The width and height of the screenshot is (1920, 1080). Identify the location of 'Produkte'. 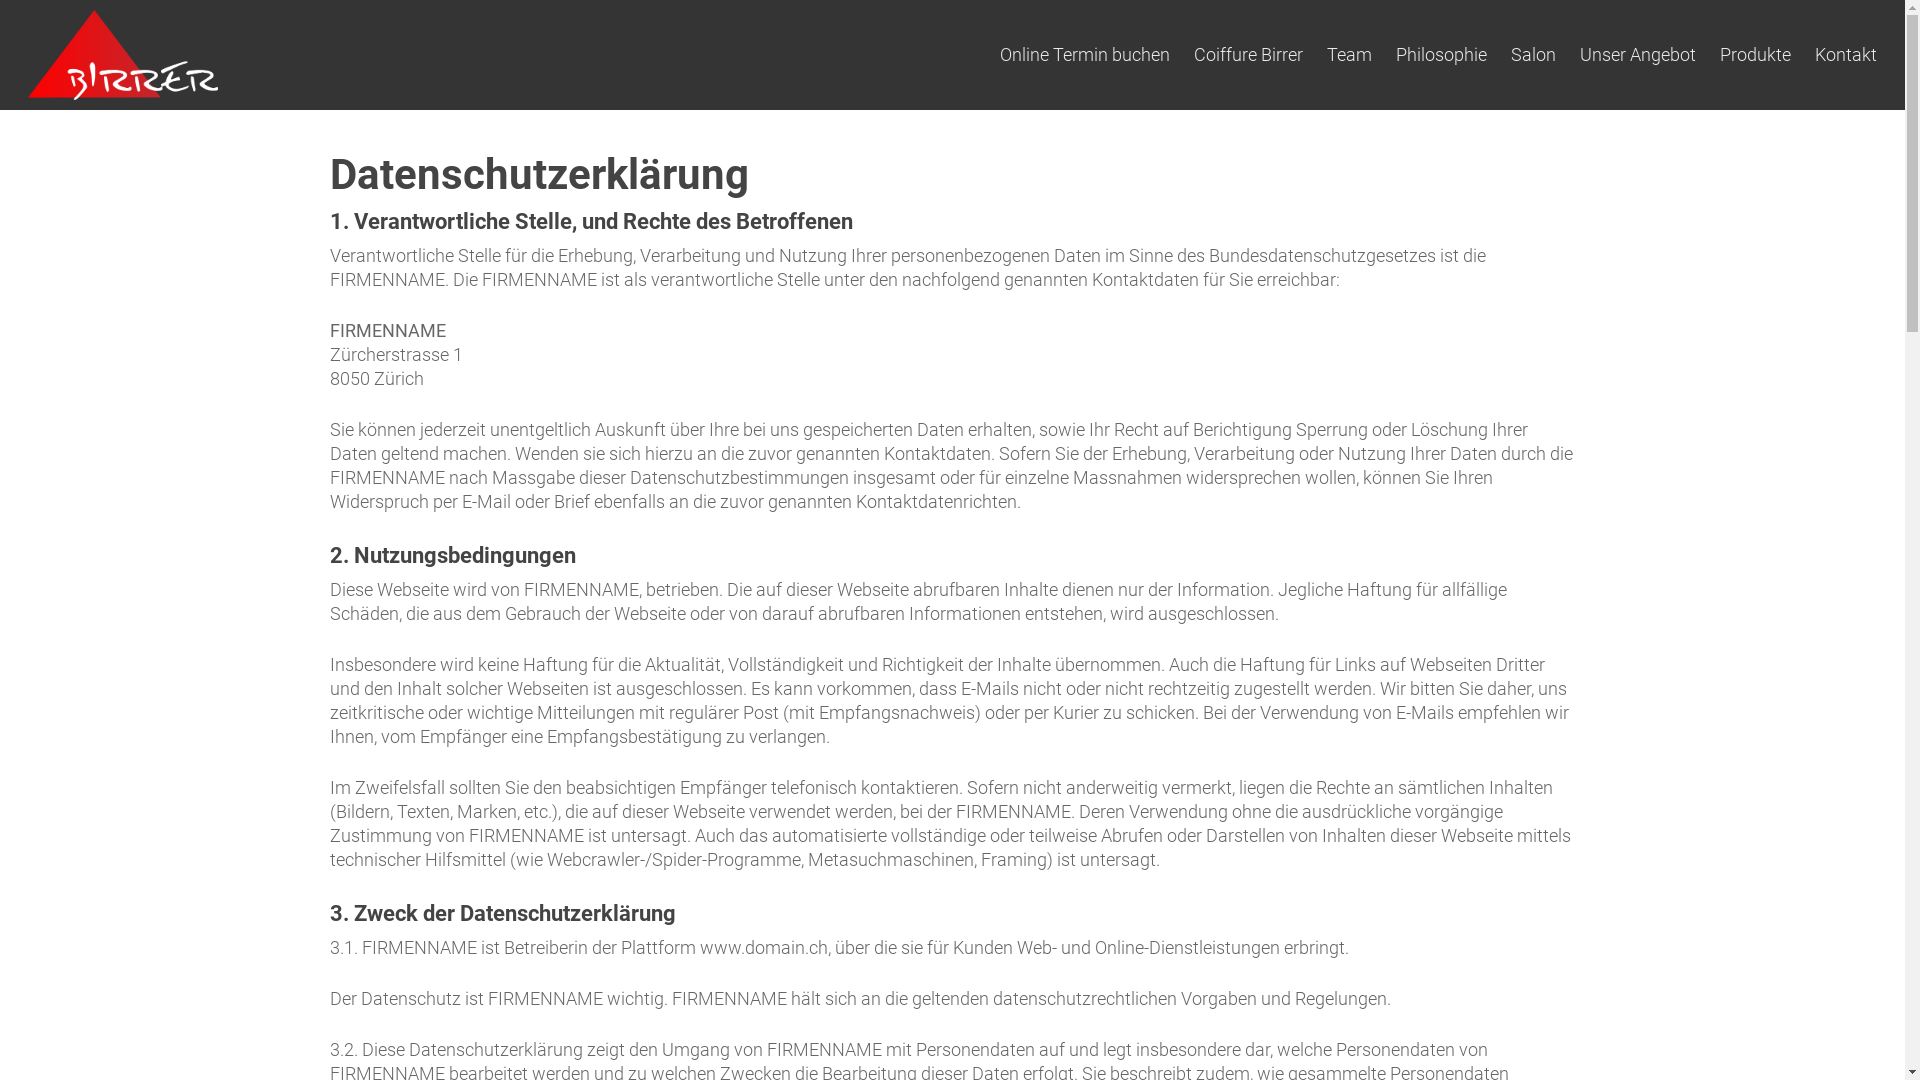
(1754, 53).